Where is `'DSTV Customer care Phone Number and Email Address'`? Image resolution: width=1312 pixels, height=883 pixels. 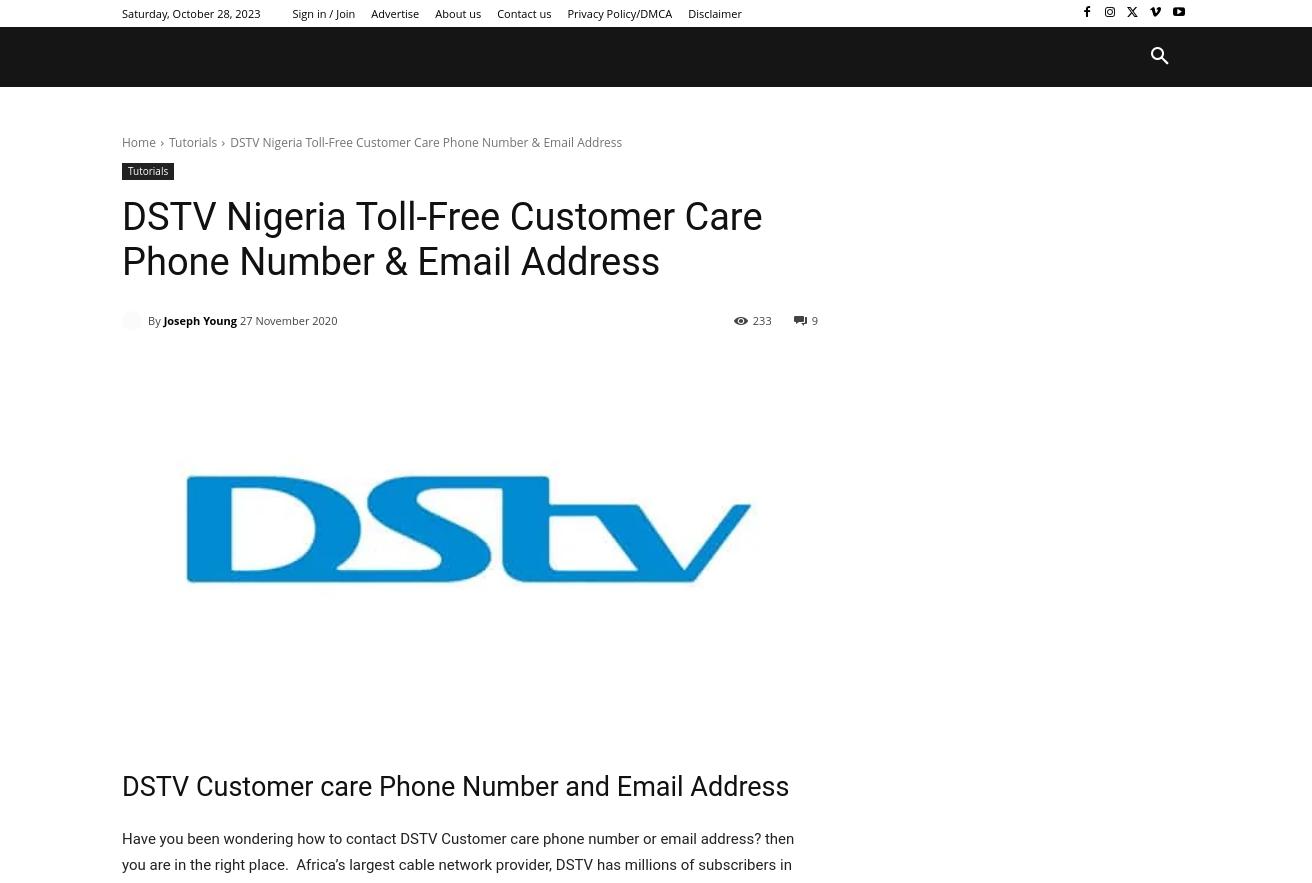 'DSTV Customer care Phone Number and Email Address' is located at coordinates (455, 784).